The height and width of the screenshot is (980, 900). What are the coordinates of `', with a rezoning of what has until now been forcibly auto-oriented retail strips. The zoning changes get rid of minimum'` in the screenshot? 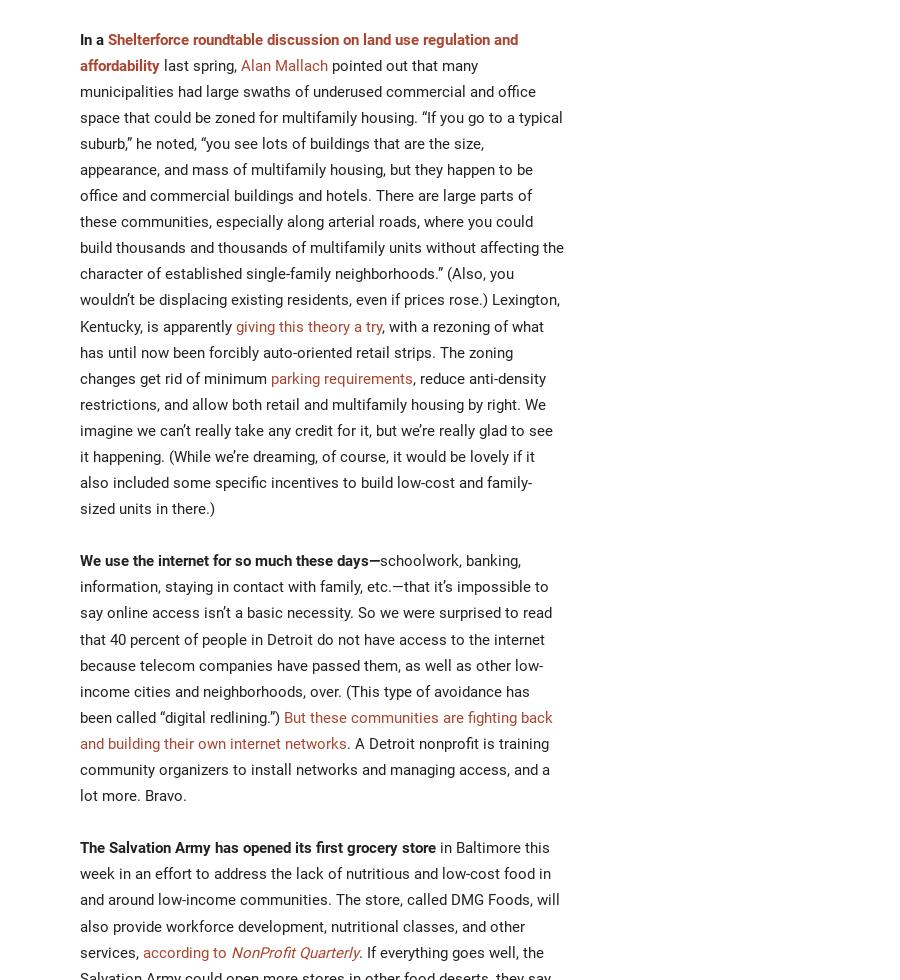 It's located at (311, 352).